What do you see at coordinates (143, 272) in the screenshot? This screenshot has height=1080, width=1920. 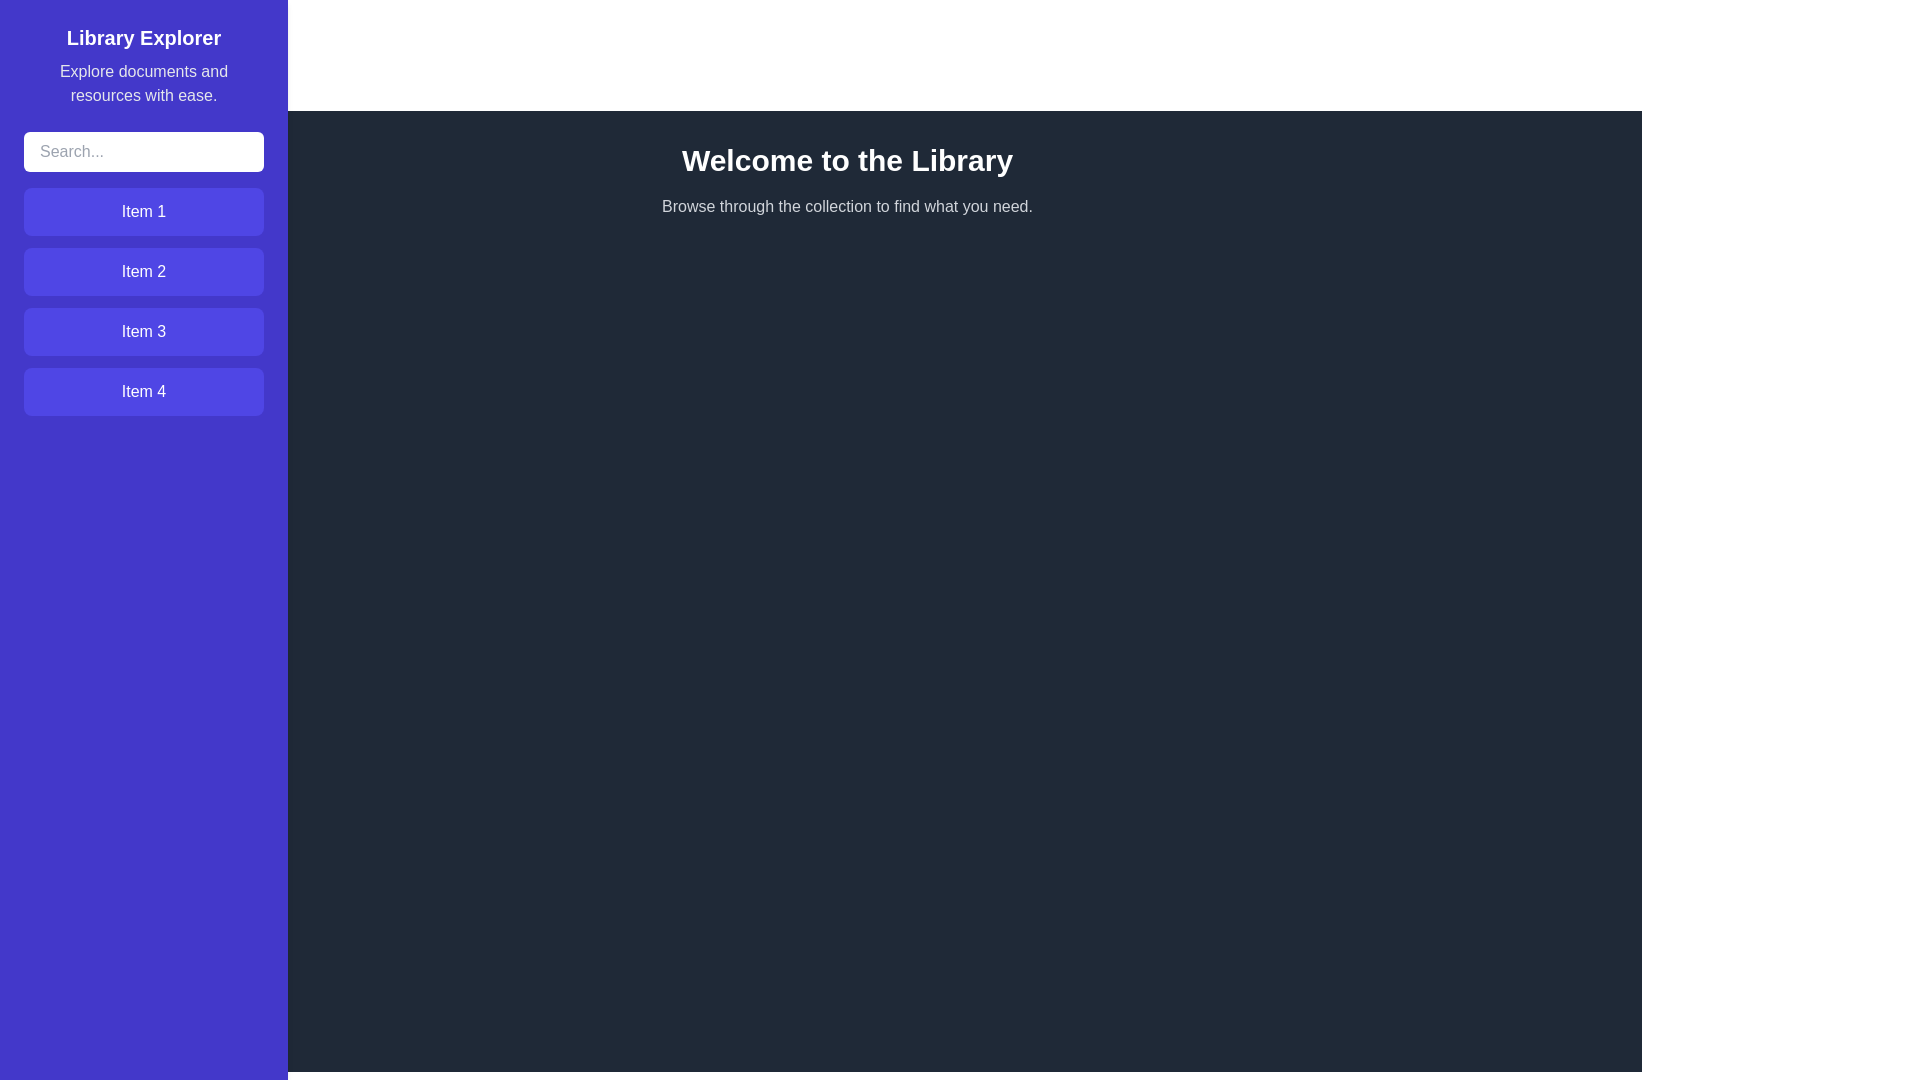 I see `the item Item 2 from the drawer menu` at bounding box center [143, 272].